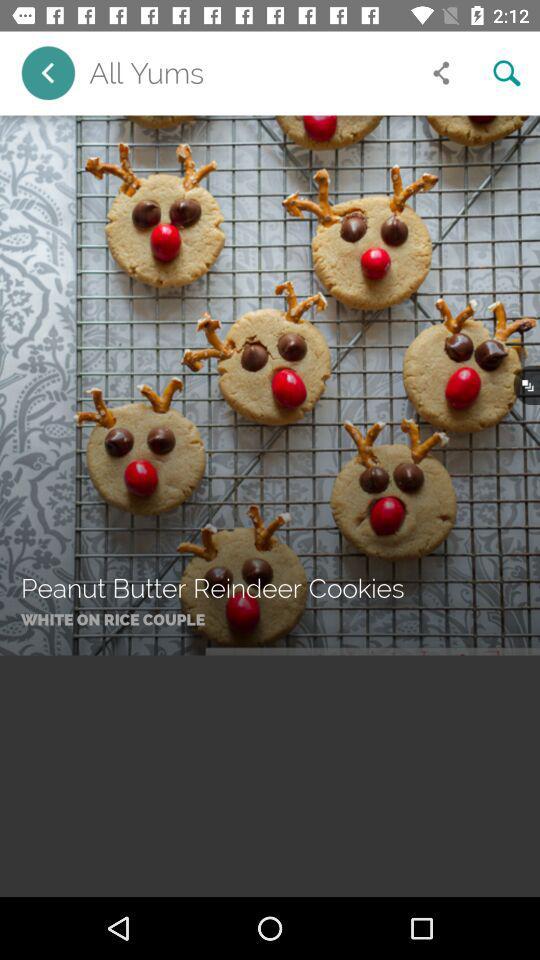  Describe the element at coordinates (48, 73) in the screenshot. I see `the item next to all yums item` at that location.